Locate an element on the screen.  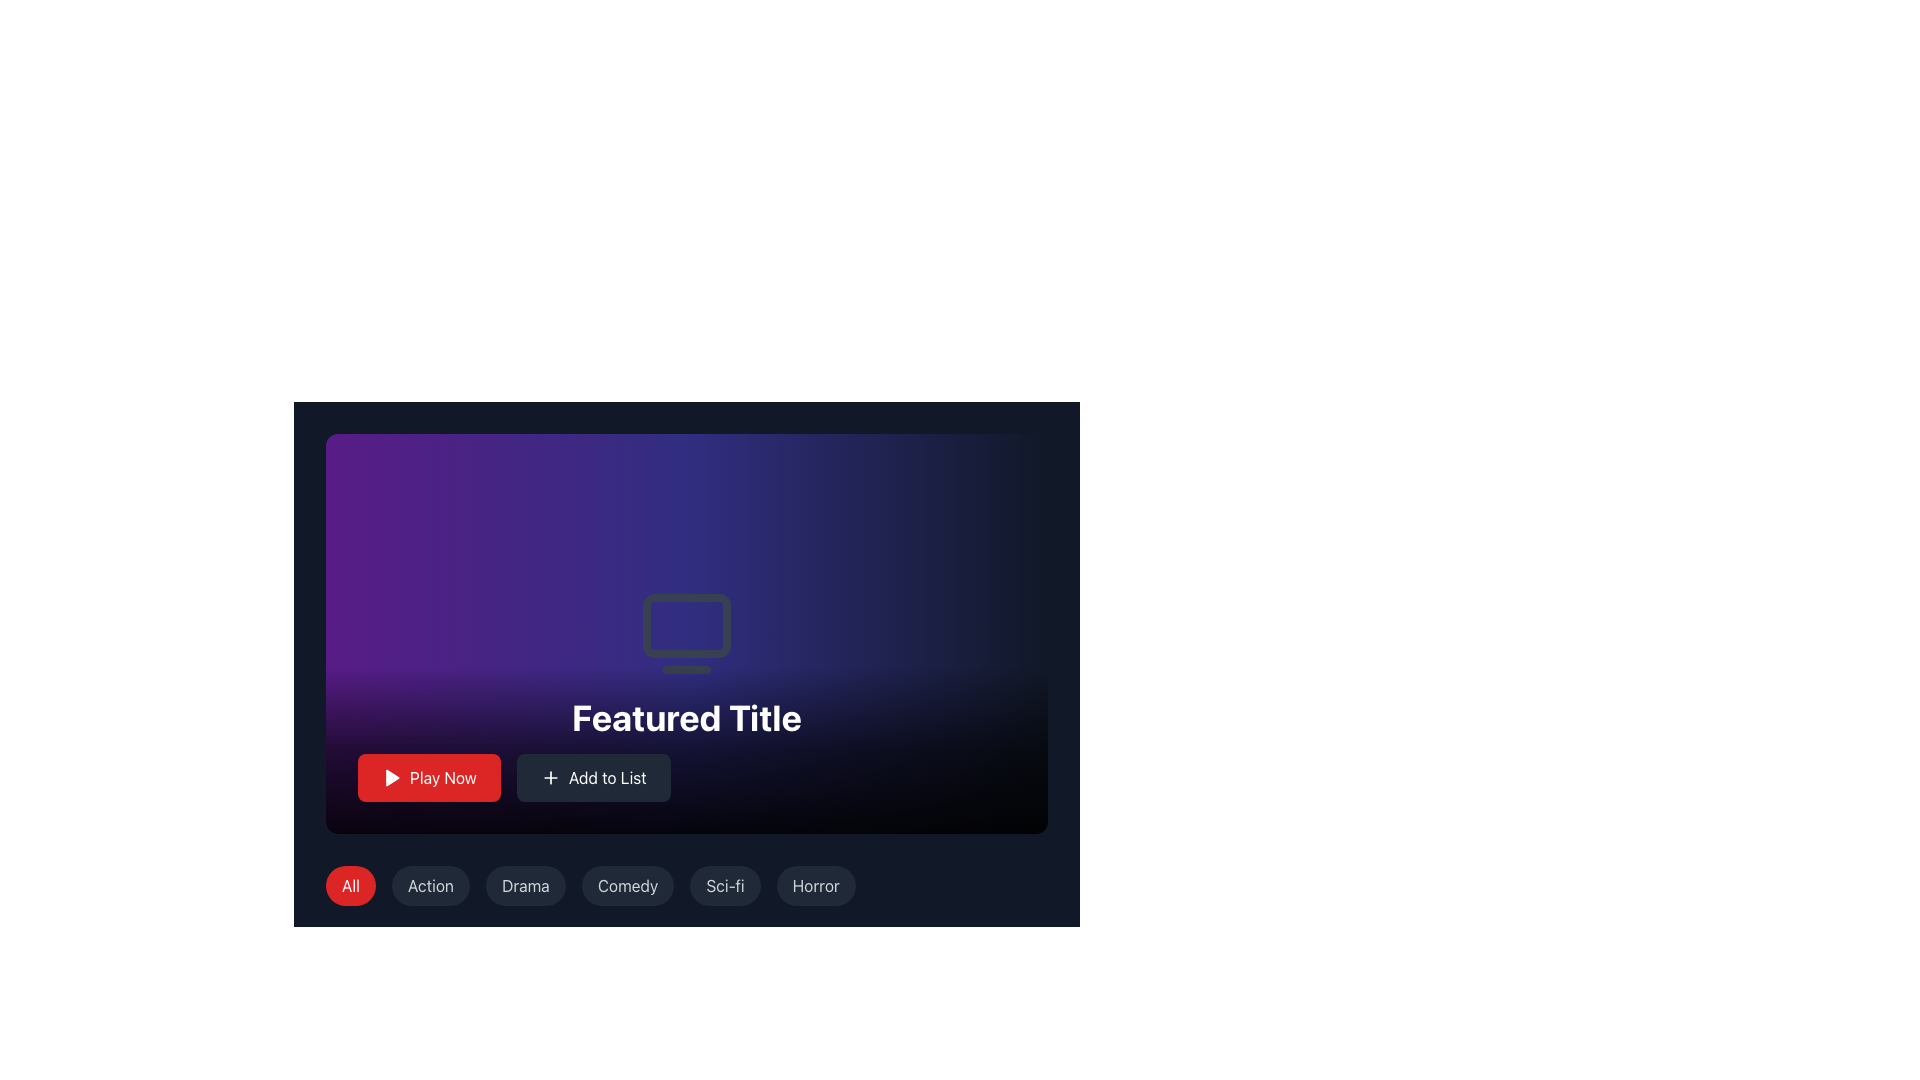
the large and bold text component displaying 'Featured Title', which is prominently positioned above the interactive buttons in the bottom center of the interface is located at coordinates (686, 716).